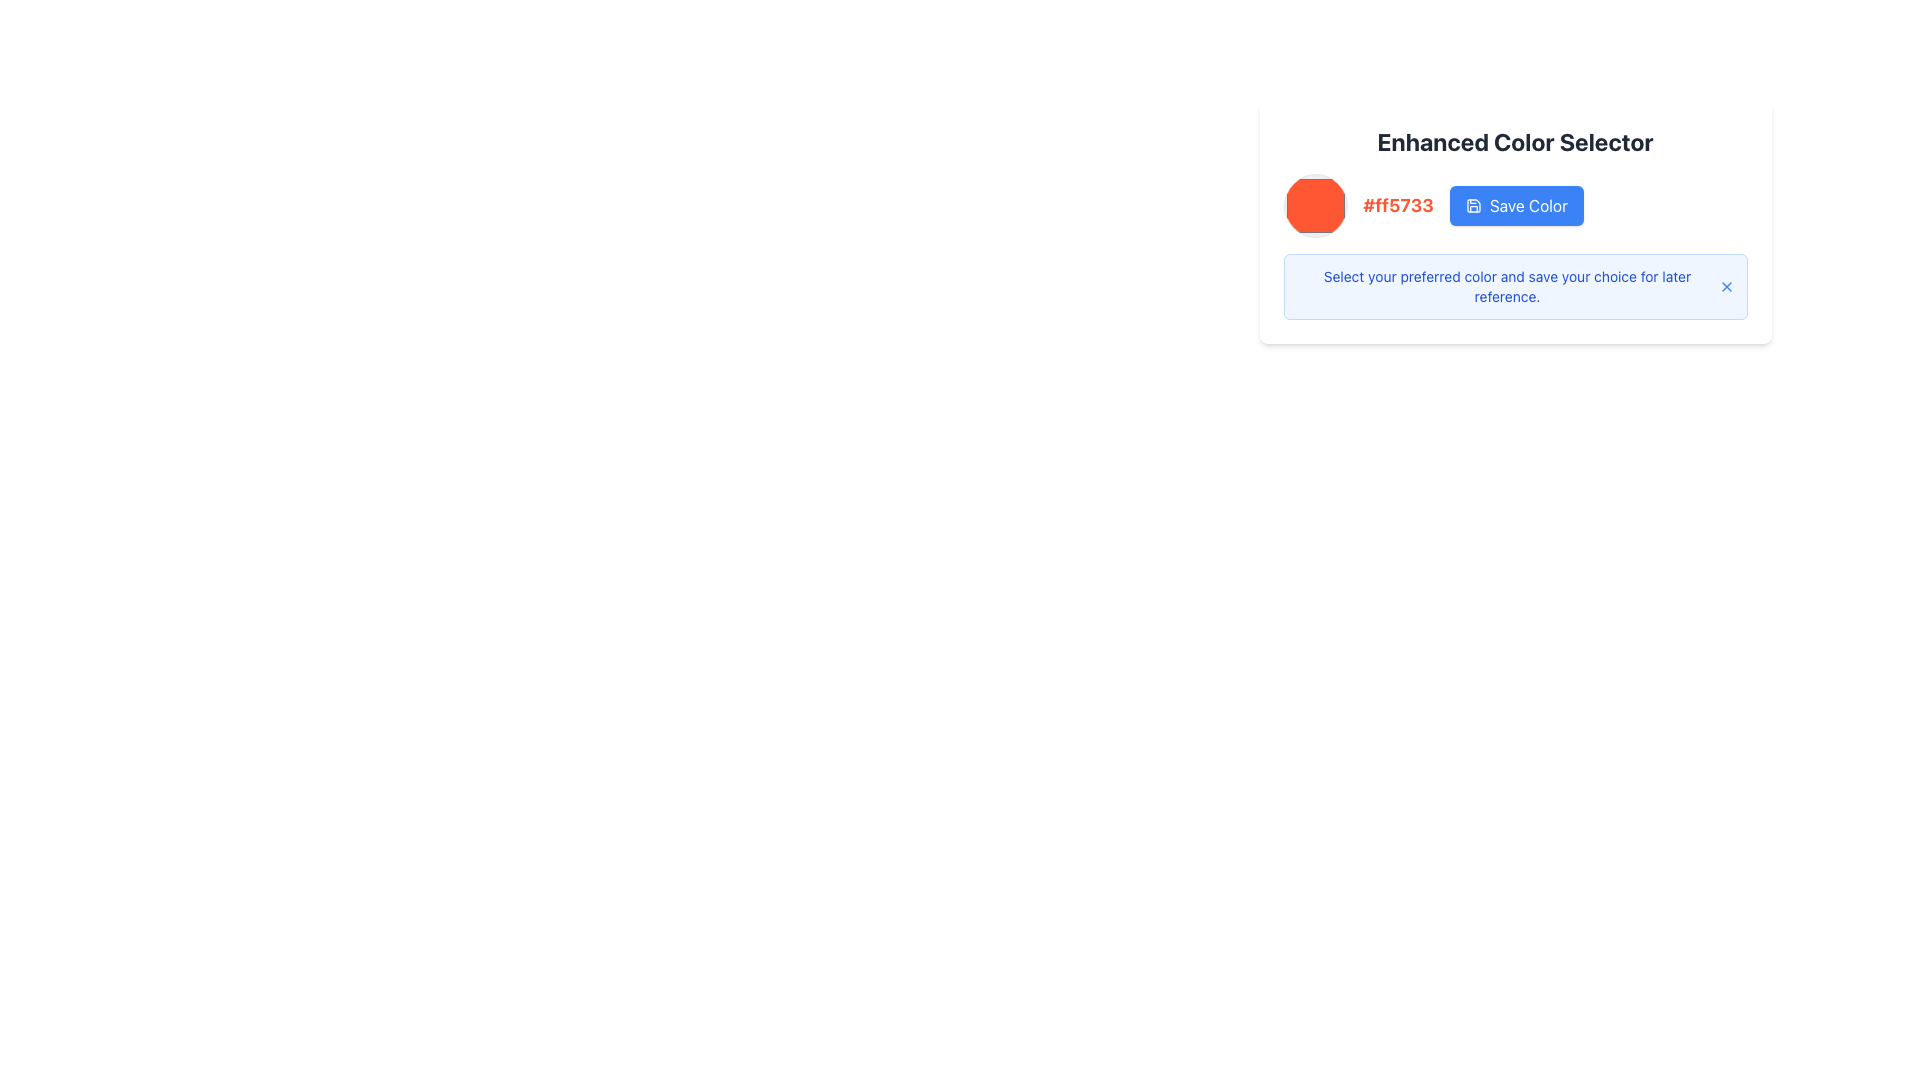 The image size is (1920, 1080). Describe the element at coordinates (1515, 223) in the screenshot. I see `the 'Enhanced Color Selector' interactive color picker` at that location.